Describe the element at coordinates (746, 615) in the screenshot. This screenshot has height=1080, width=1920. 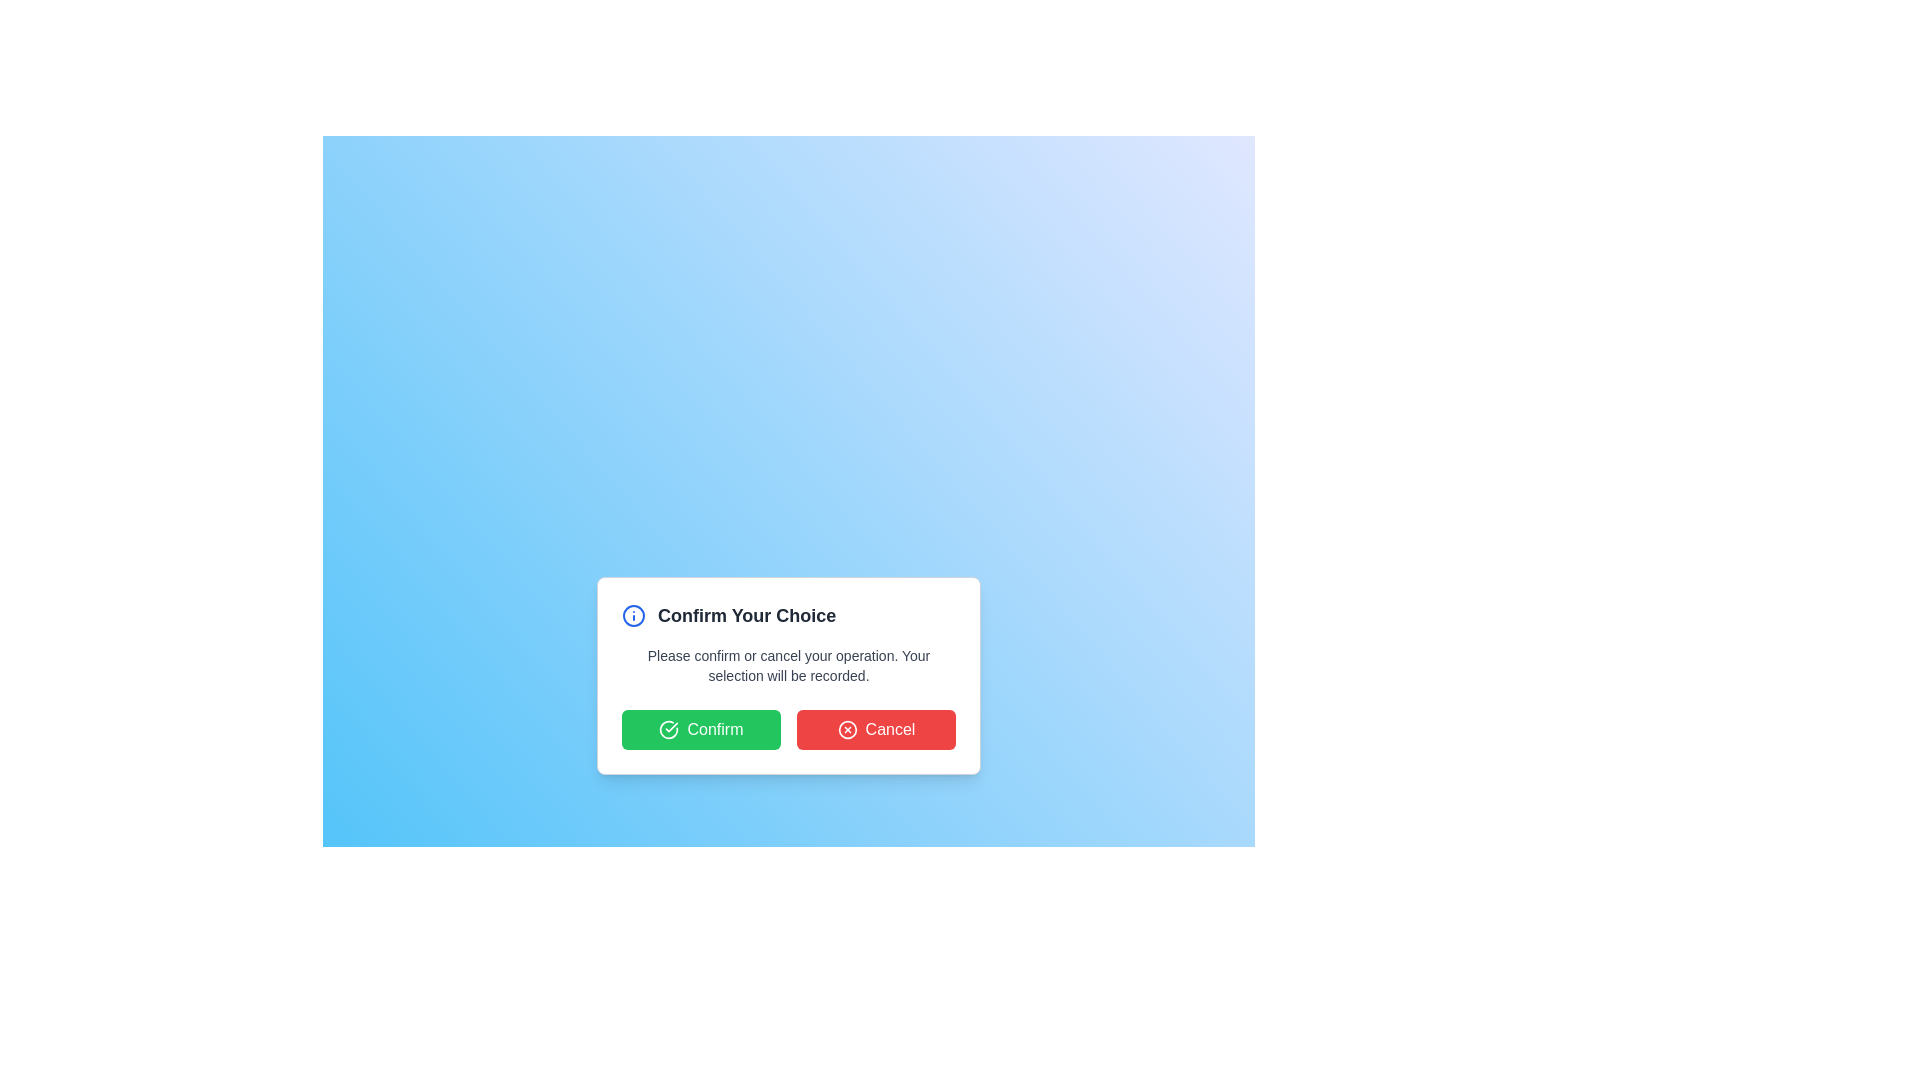
I see `the prominently styled text label that reads 'Confirm Your Choice' within the modal dialog box` at that location.